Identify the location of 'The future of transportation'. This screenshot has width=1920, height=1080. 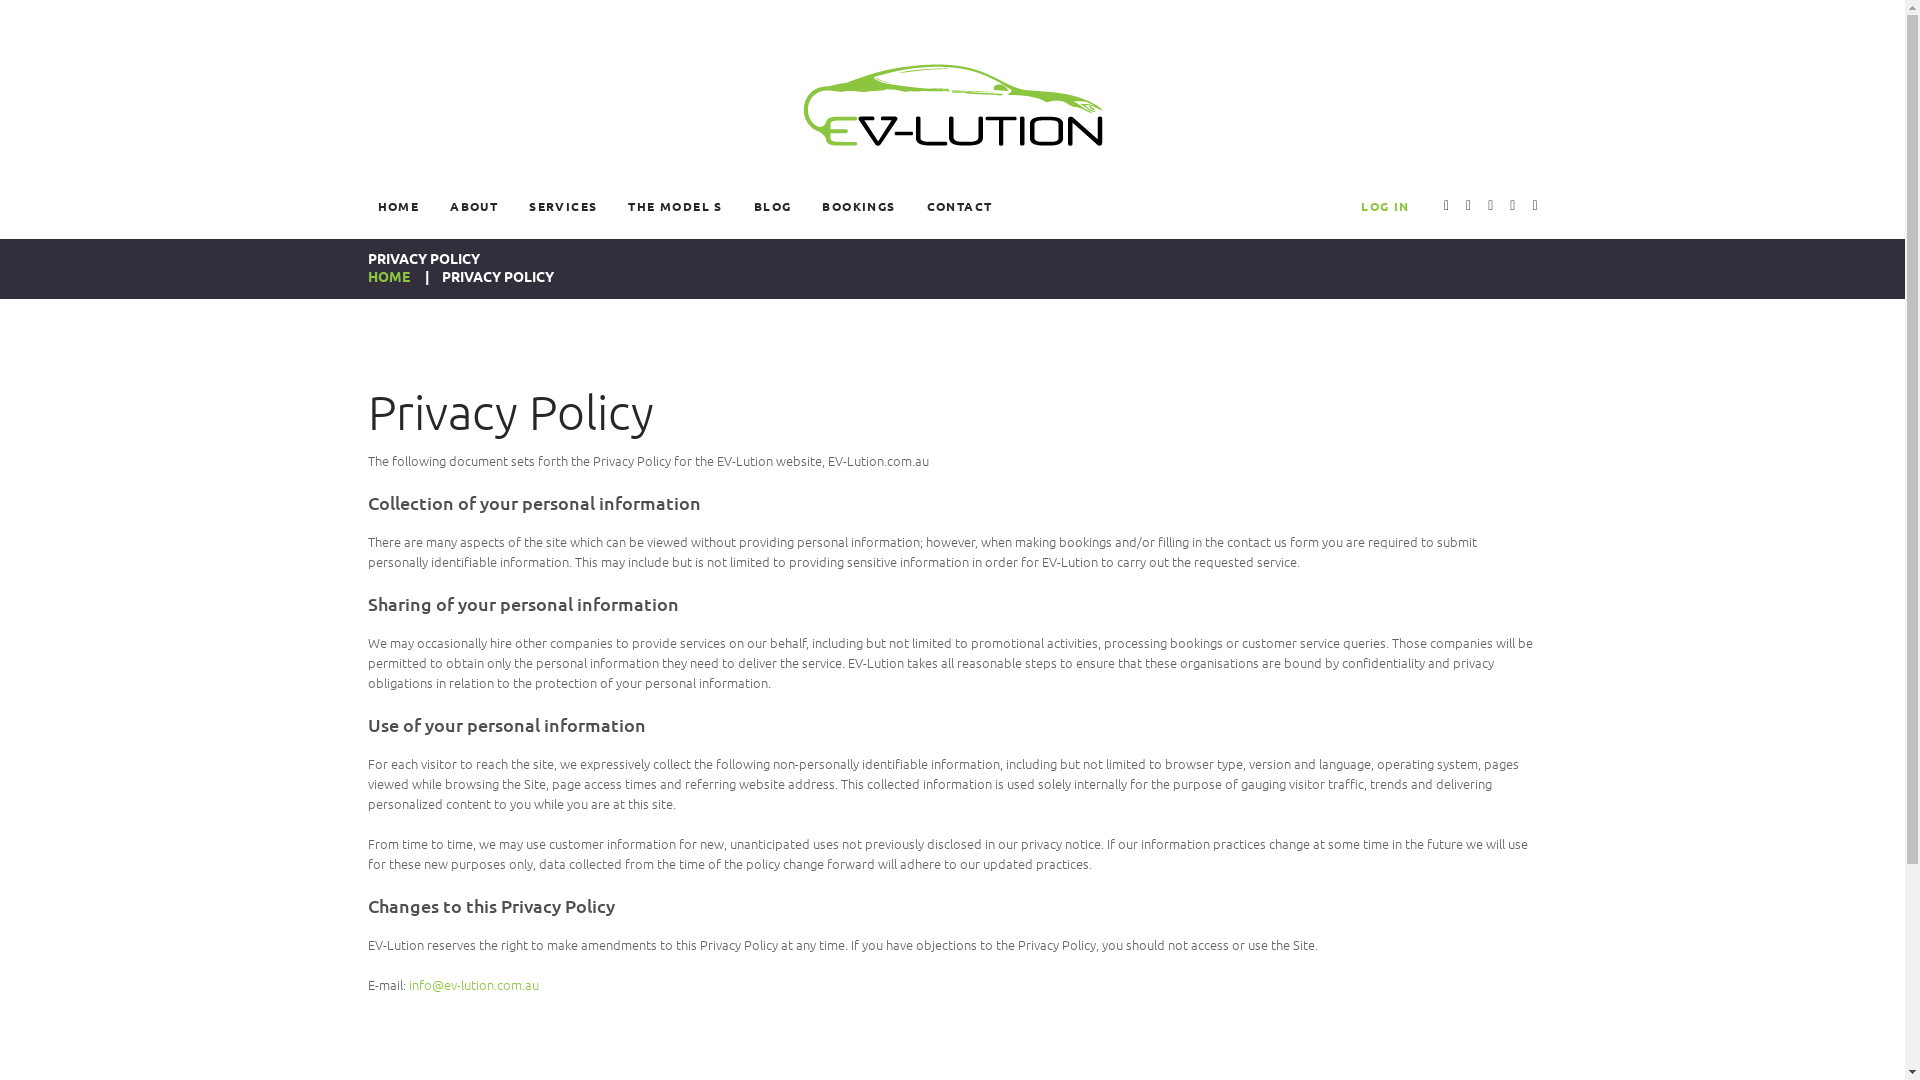
(950, 104).